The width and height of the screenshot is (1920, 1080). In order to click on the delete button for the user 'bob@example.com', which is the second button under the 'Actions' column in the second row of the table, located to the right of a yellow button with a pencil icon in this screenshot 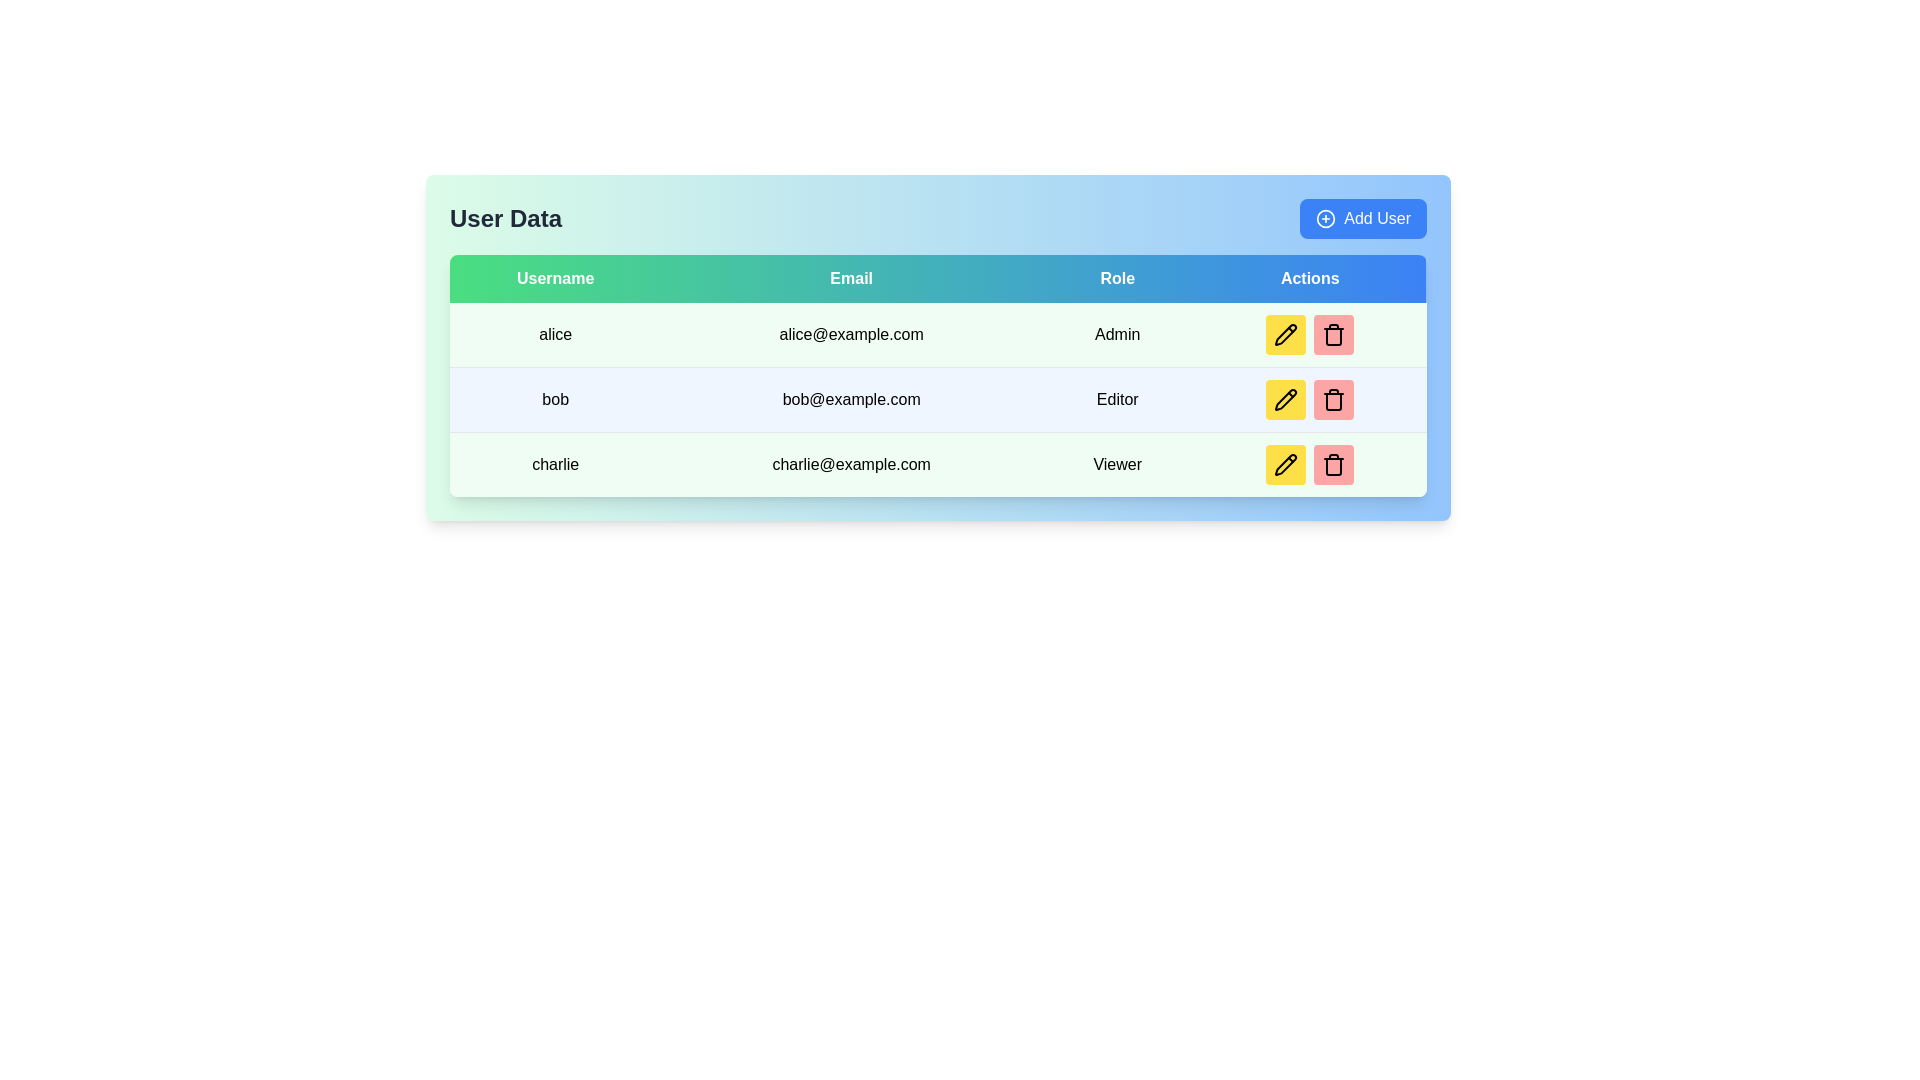, I will do `click(1334, 400)`.